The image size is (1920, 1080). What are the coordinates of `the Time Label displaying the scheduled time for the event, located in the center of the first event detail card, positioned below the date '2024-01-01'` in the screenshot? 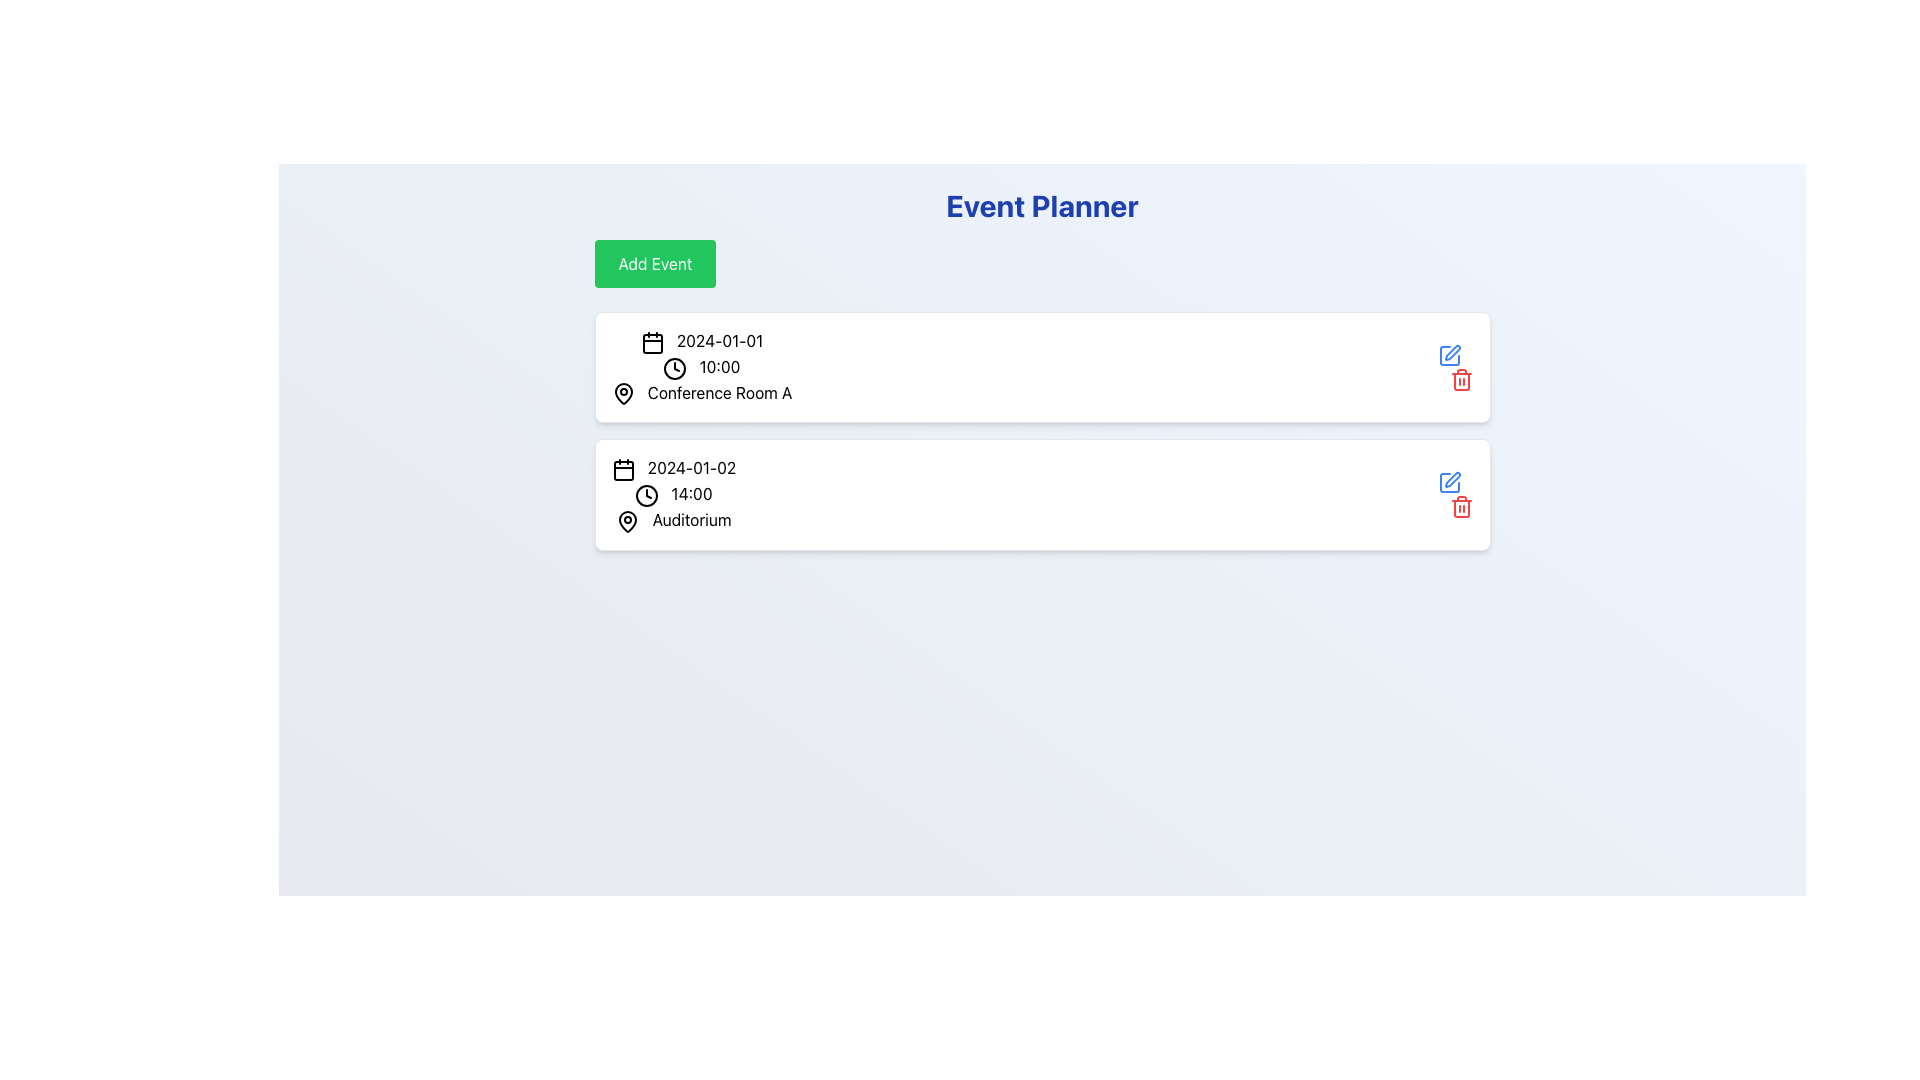 It's located at (701, 367).